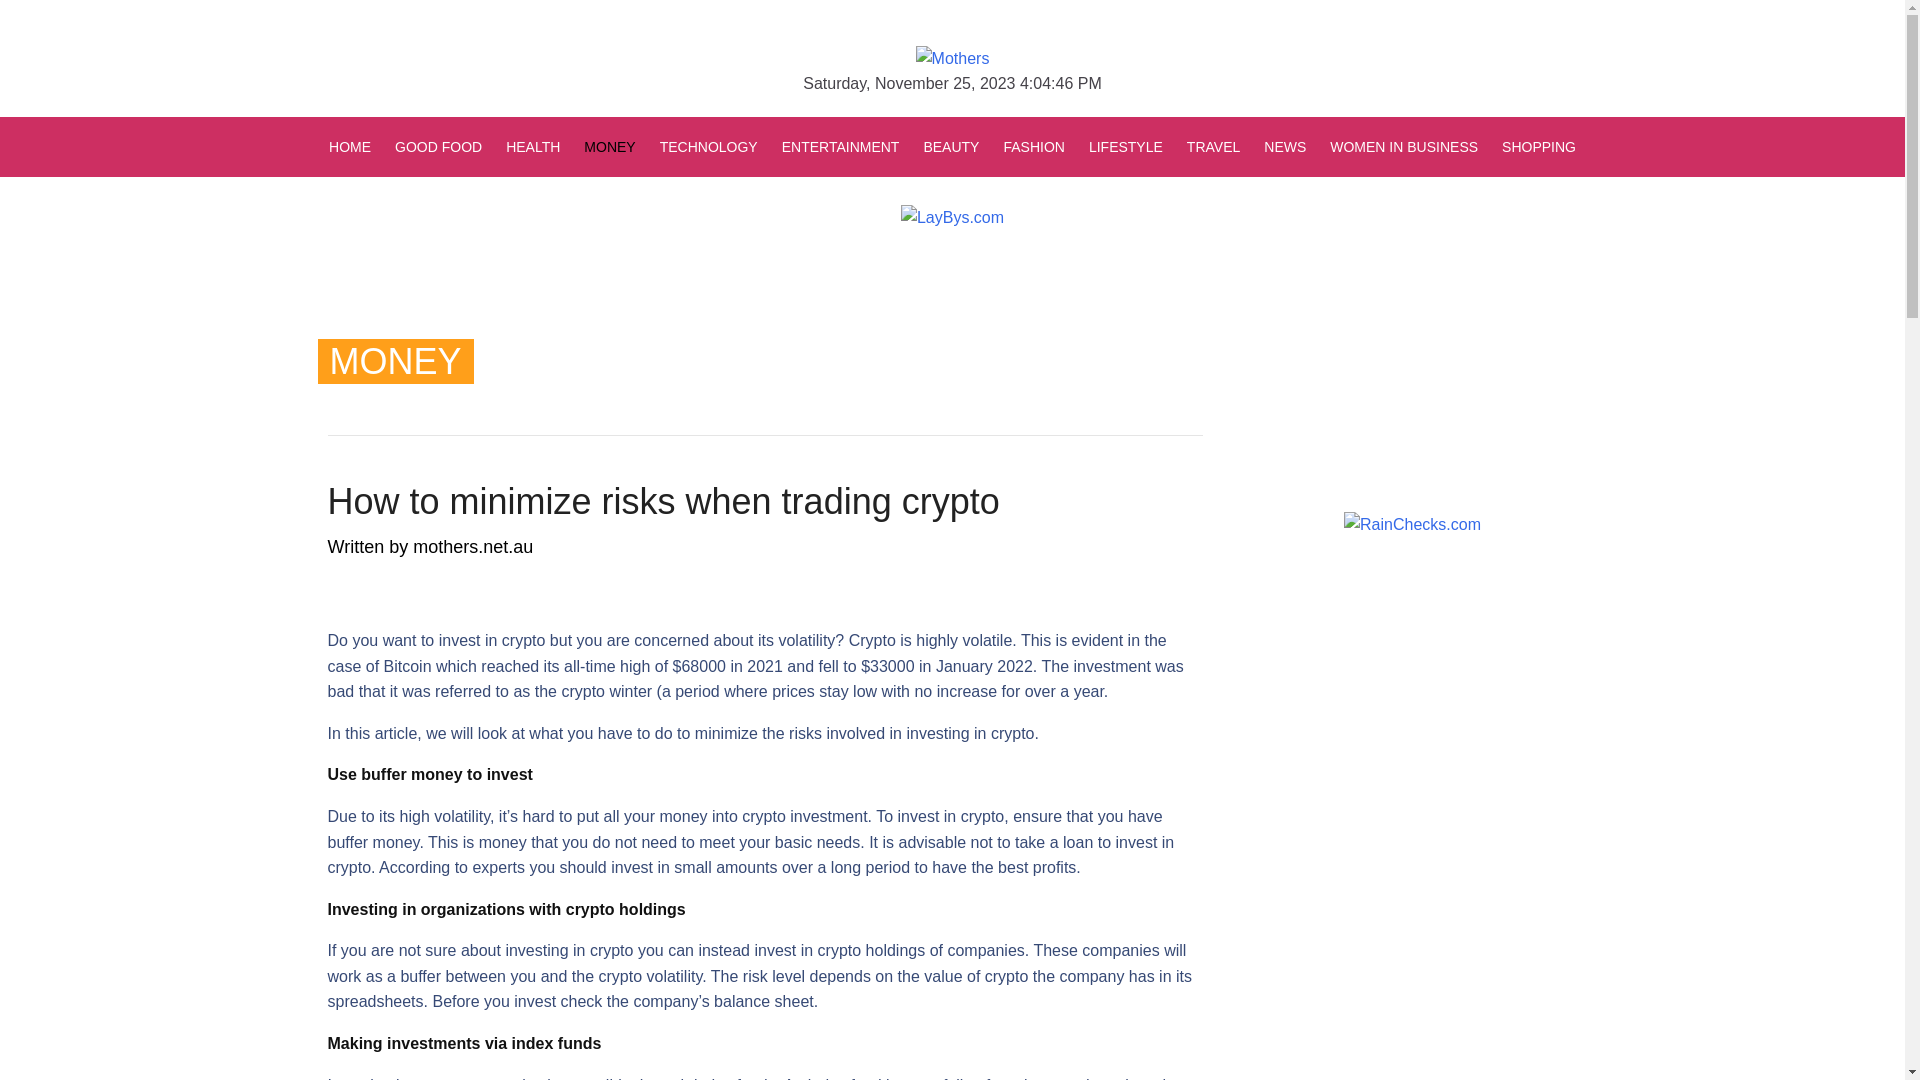 Image resolution: width=1920 pixels, height=1080 pixels. I want to click on 'LIFESTYLE', so click(1126, 145).